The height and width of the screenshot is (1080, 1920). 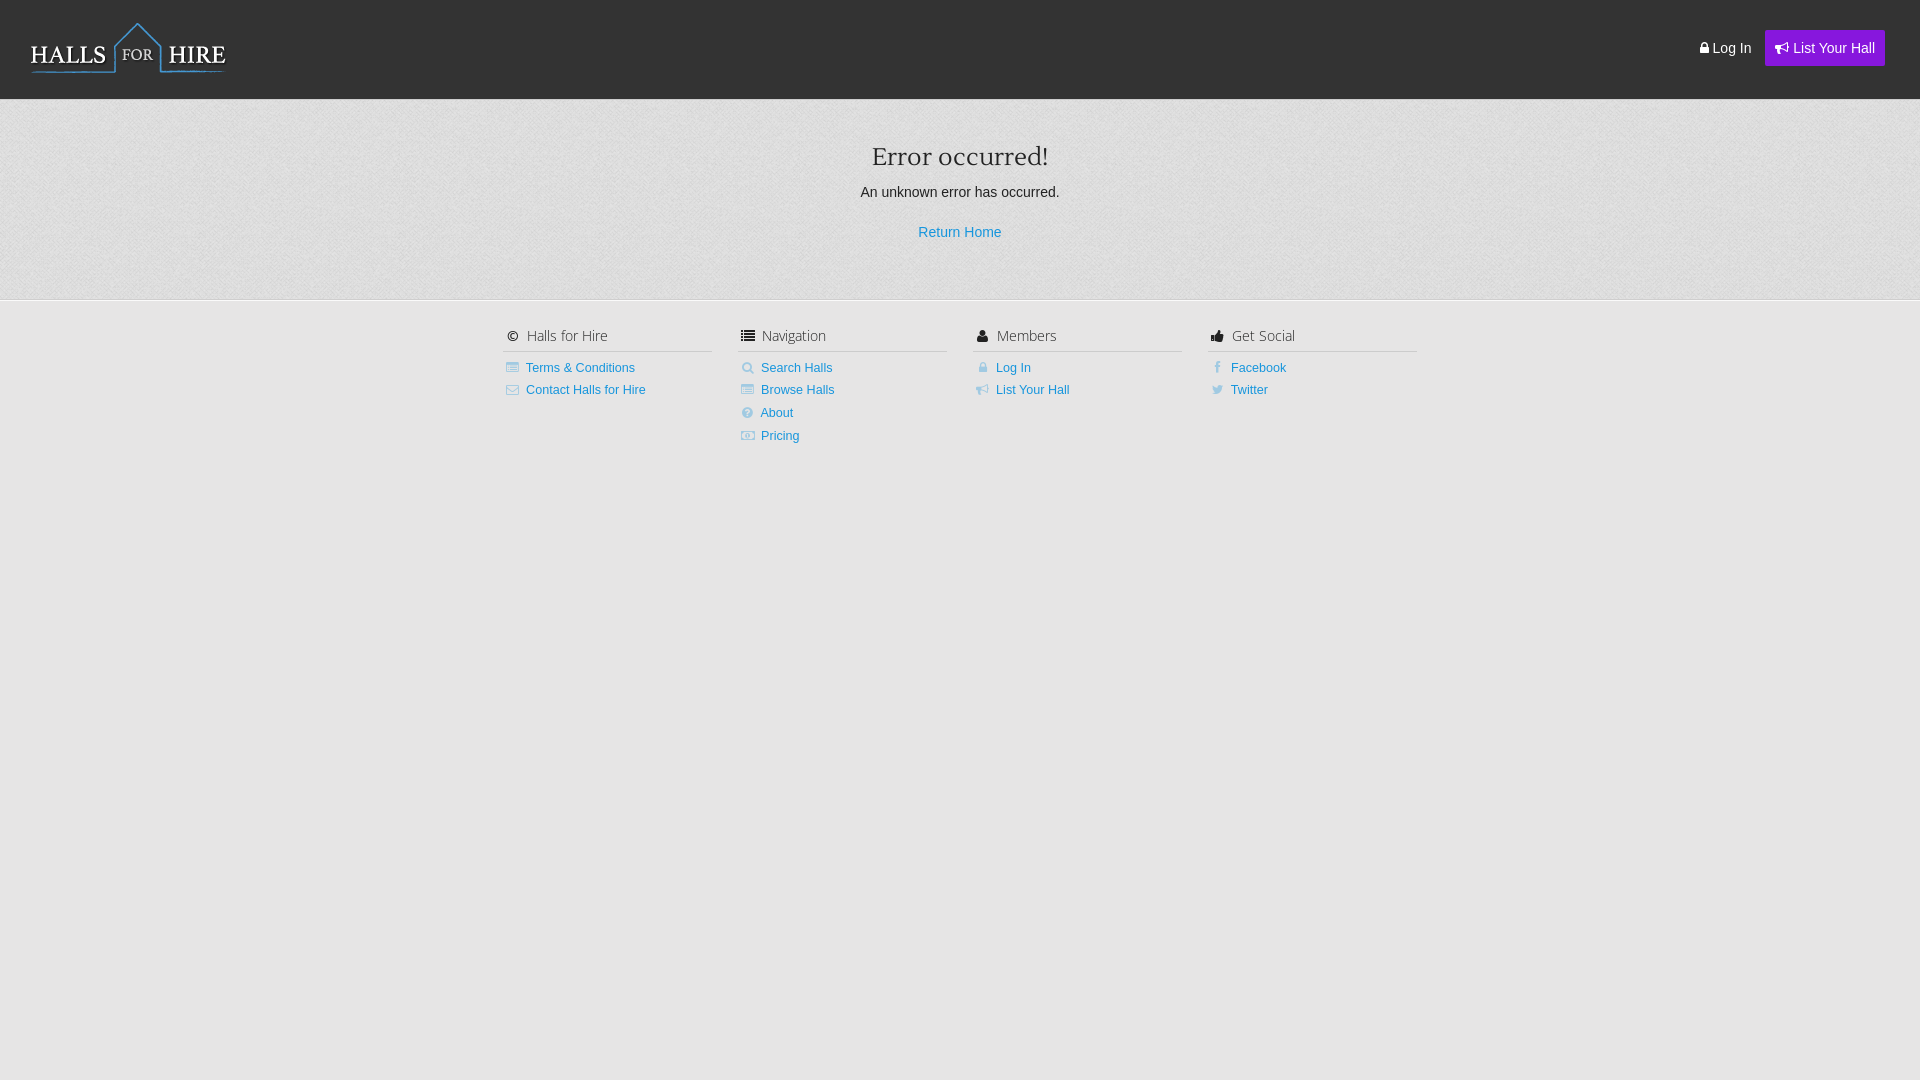 What do you see at coordinates (1077, 390) in the screenshot?
I see `'List Your Hall'` at bounding box center [1077, 390].